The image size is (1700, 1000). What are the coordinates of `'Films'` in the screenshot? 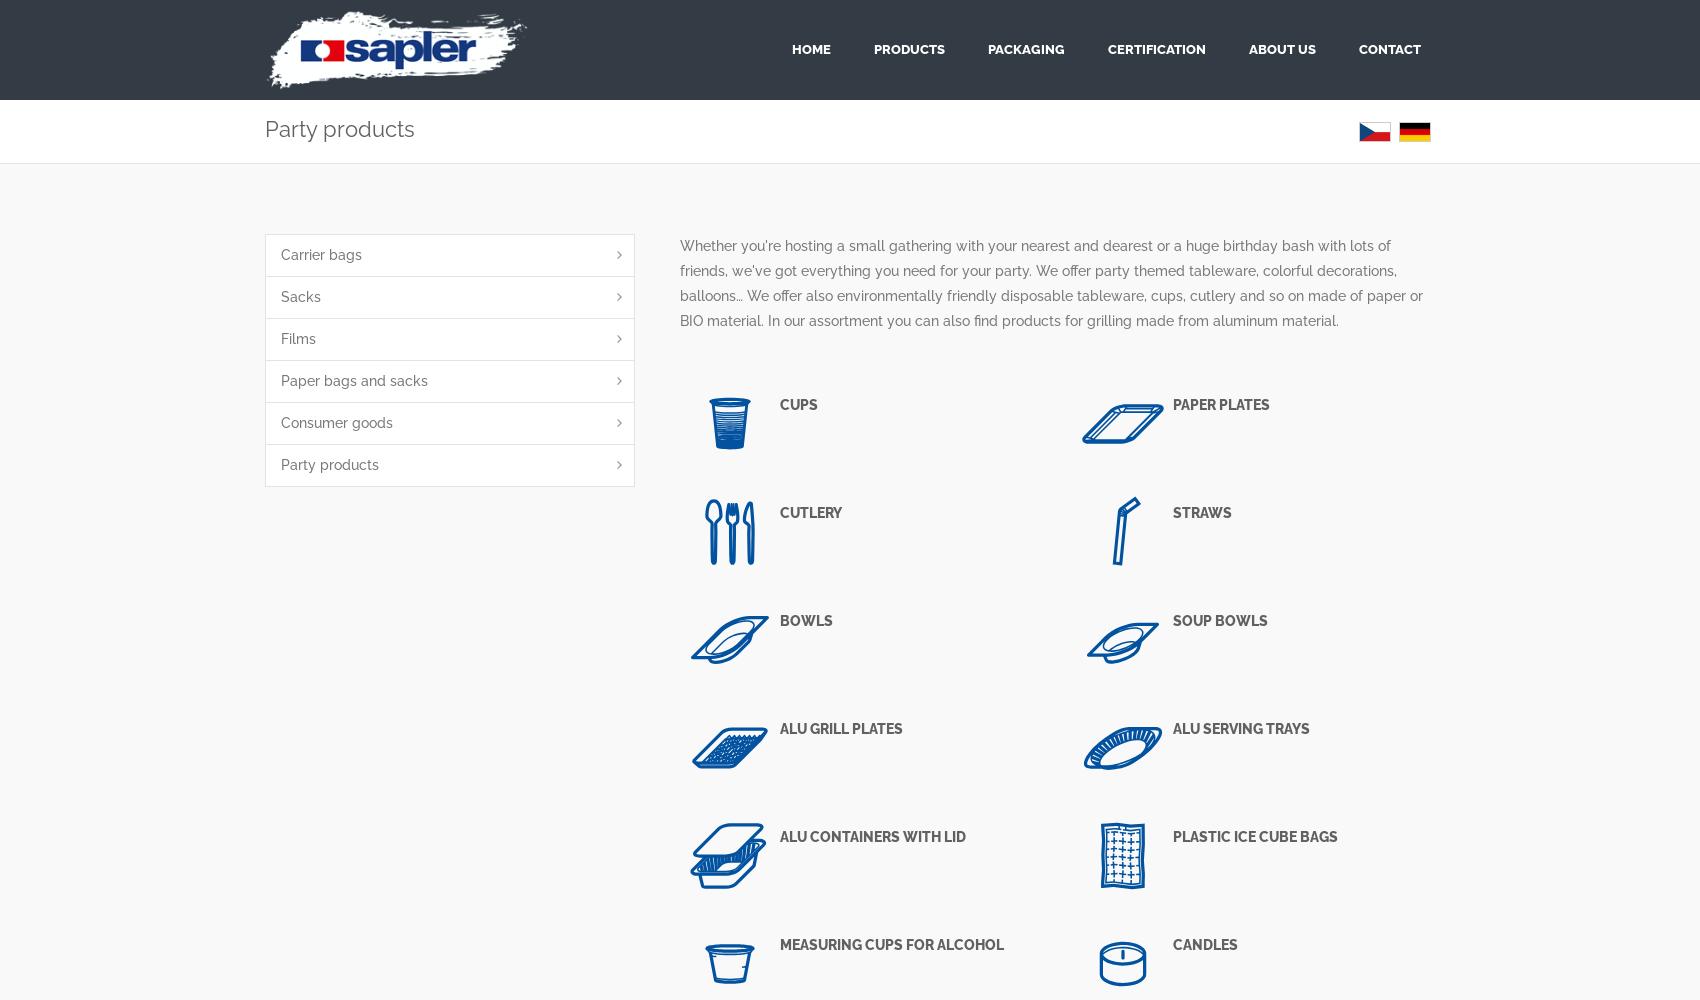 It's located at (298, 338).